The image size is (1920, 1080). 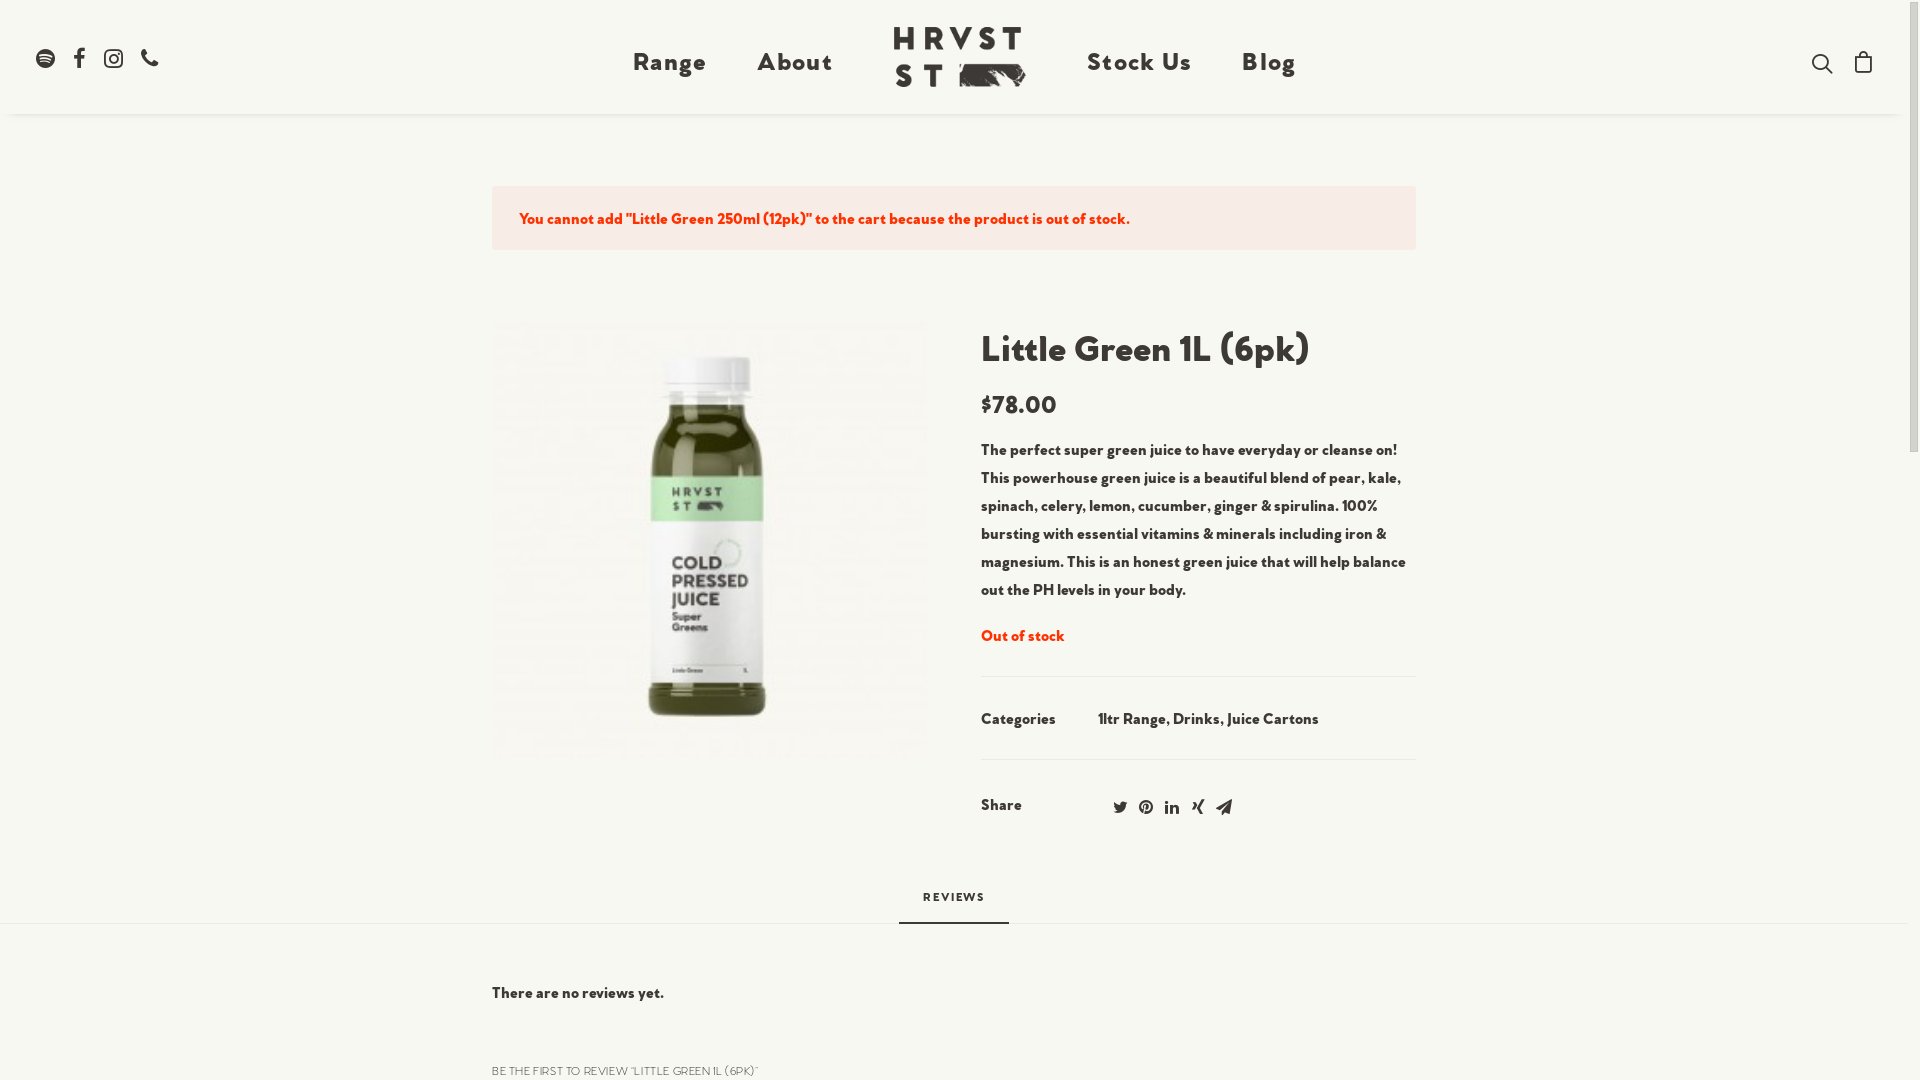 What do you see at coordinates (670, 56) in the screenshot?
I see `'Range'` at bounding box center [670, 56].